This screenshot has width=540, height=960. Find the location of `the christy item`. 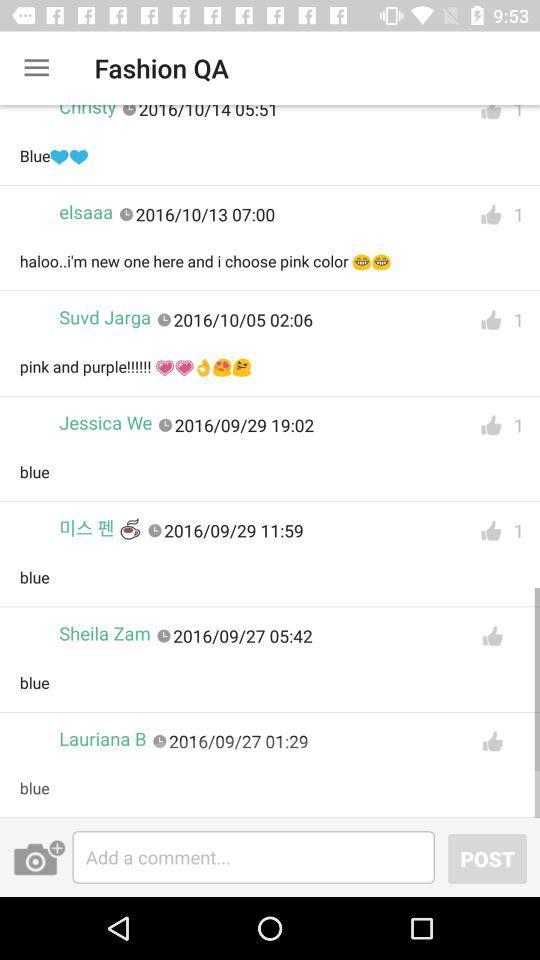

the christy item is located at coordinates (86, 115).